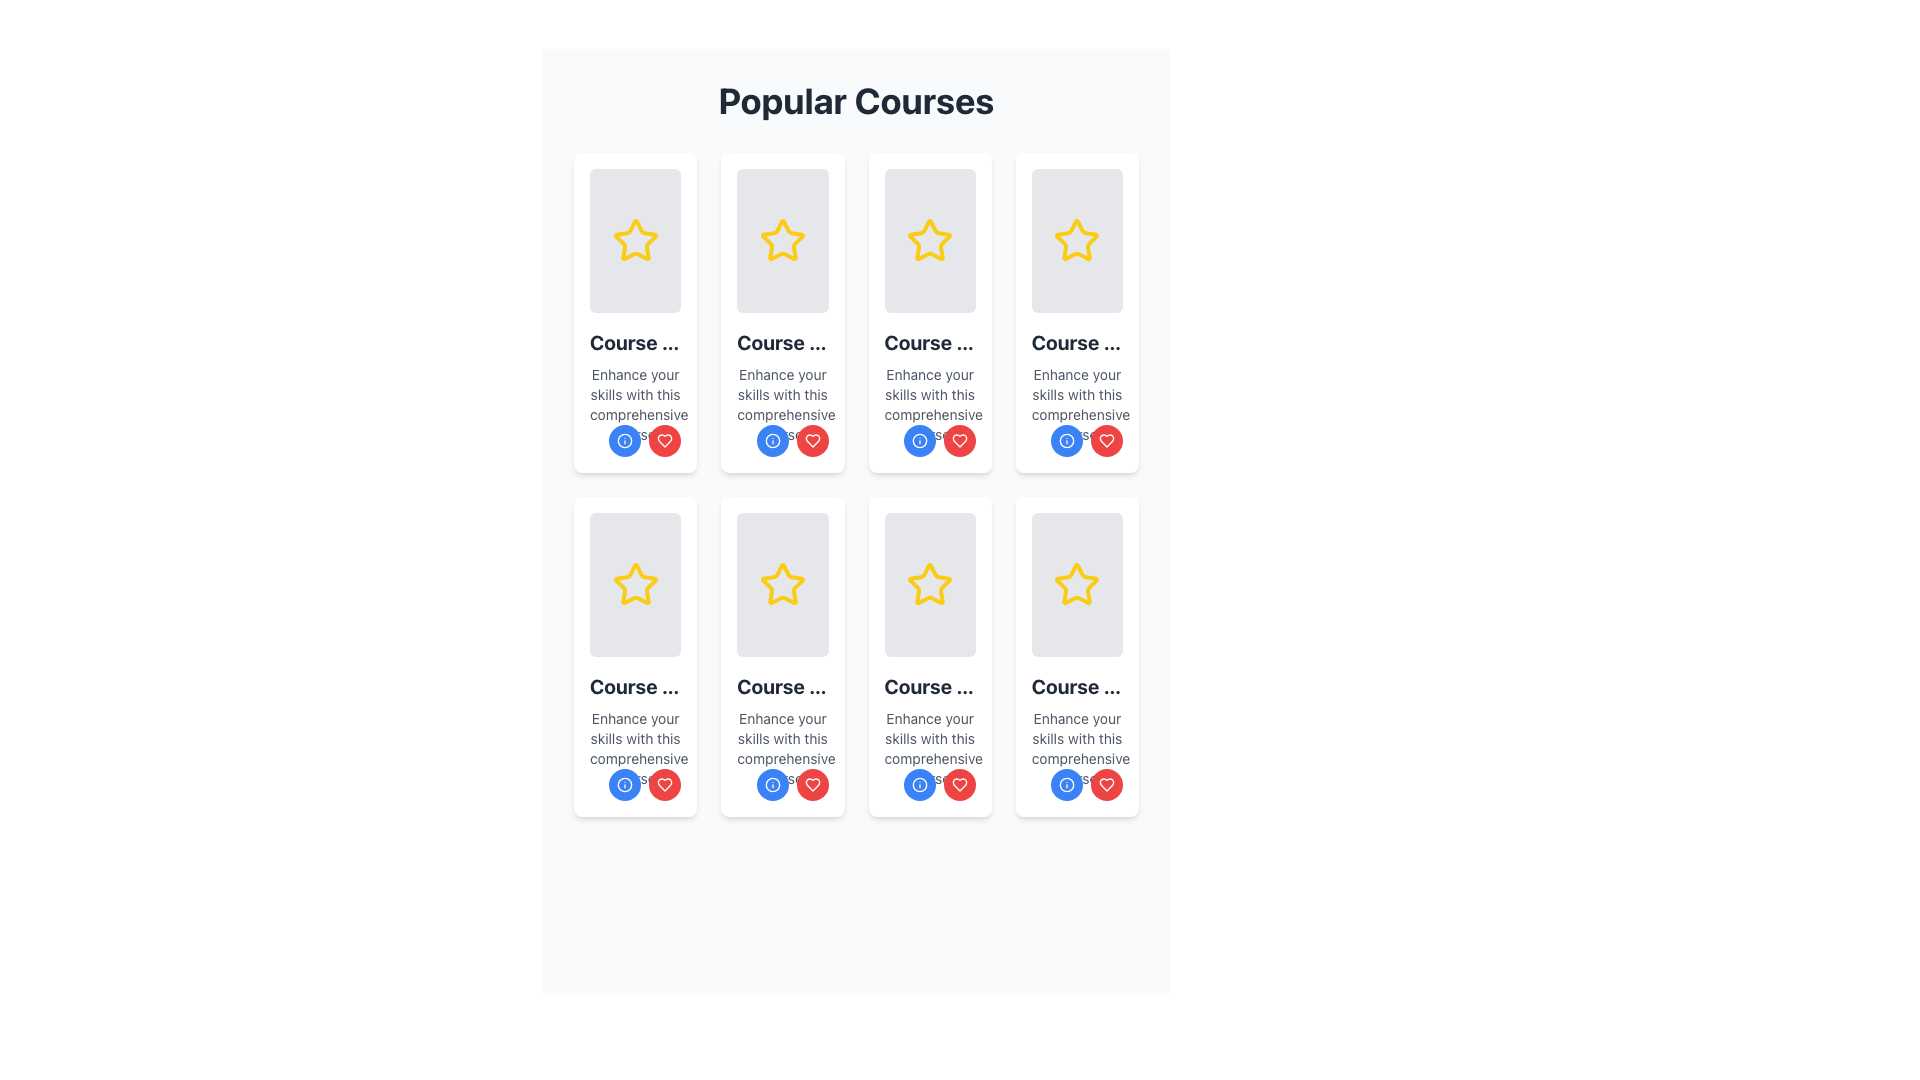 The width and height of the screenshot is (1920, 1080). Describe the element at coordinates (918, 439) in the screenshot. I see `the informational icon button located in the second row, fourth column of the grid structure` at that location.